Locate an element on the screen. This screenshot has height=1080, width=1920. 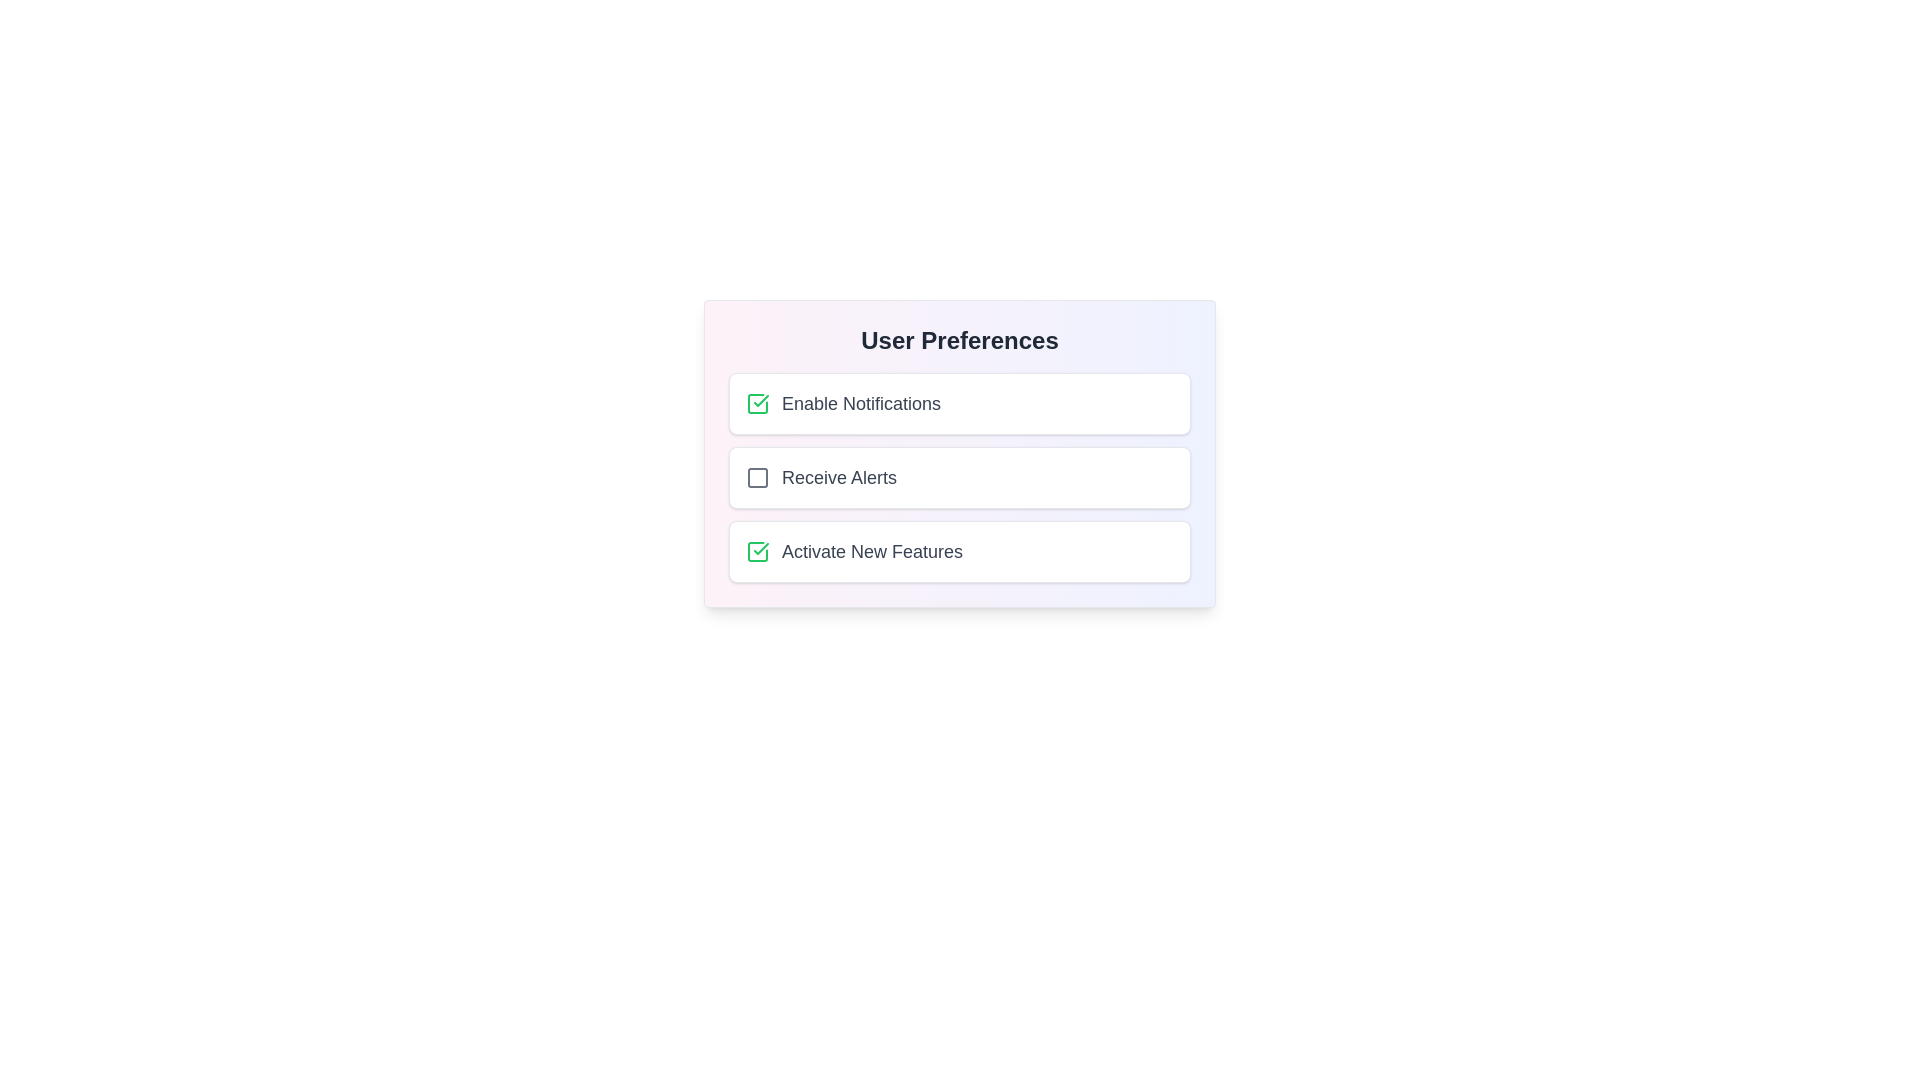
the 'Receive Alerts' checkbox located in the 'User Preferences' section is located at coordinates (960, 478).